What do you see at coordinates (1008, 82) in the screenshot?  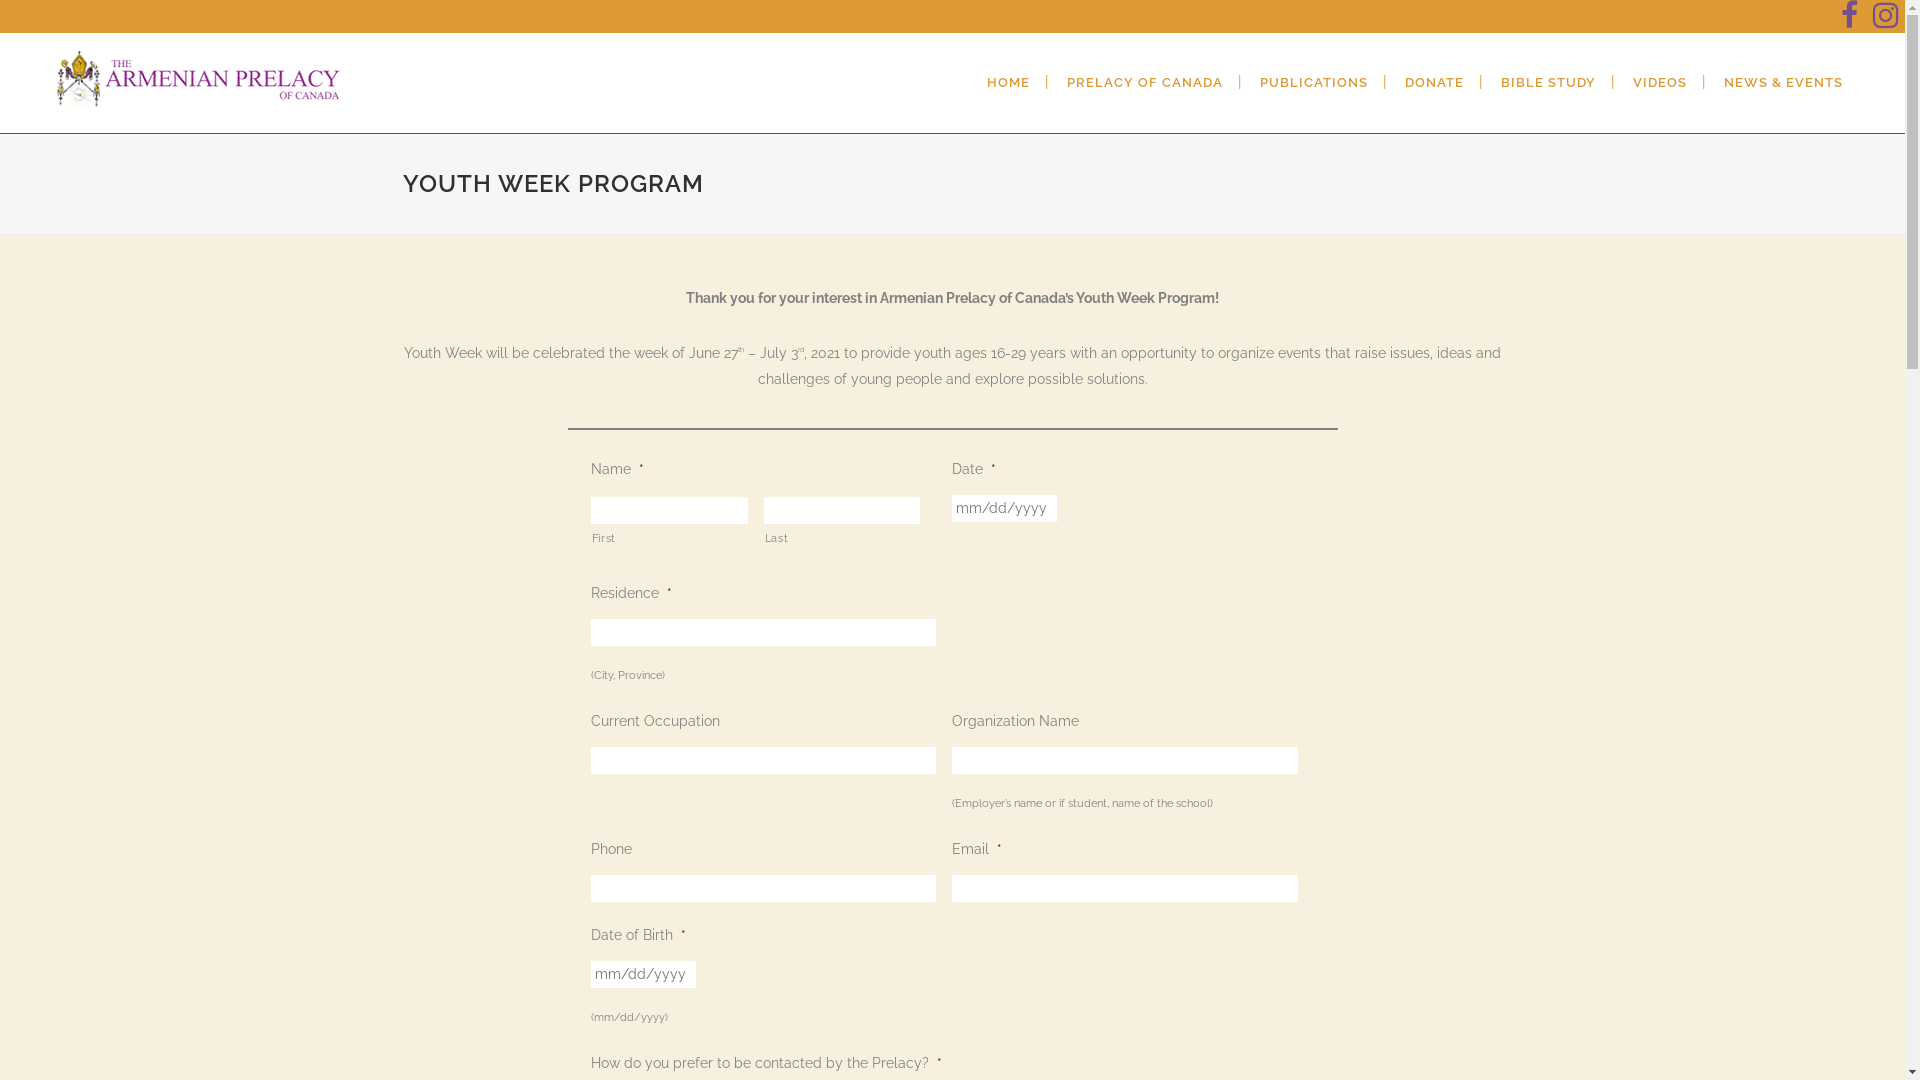 I see `'HOME'` at bounding box center [1008, 82].